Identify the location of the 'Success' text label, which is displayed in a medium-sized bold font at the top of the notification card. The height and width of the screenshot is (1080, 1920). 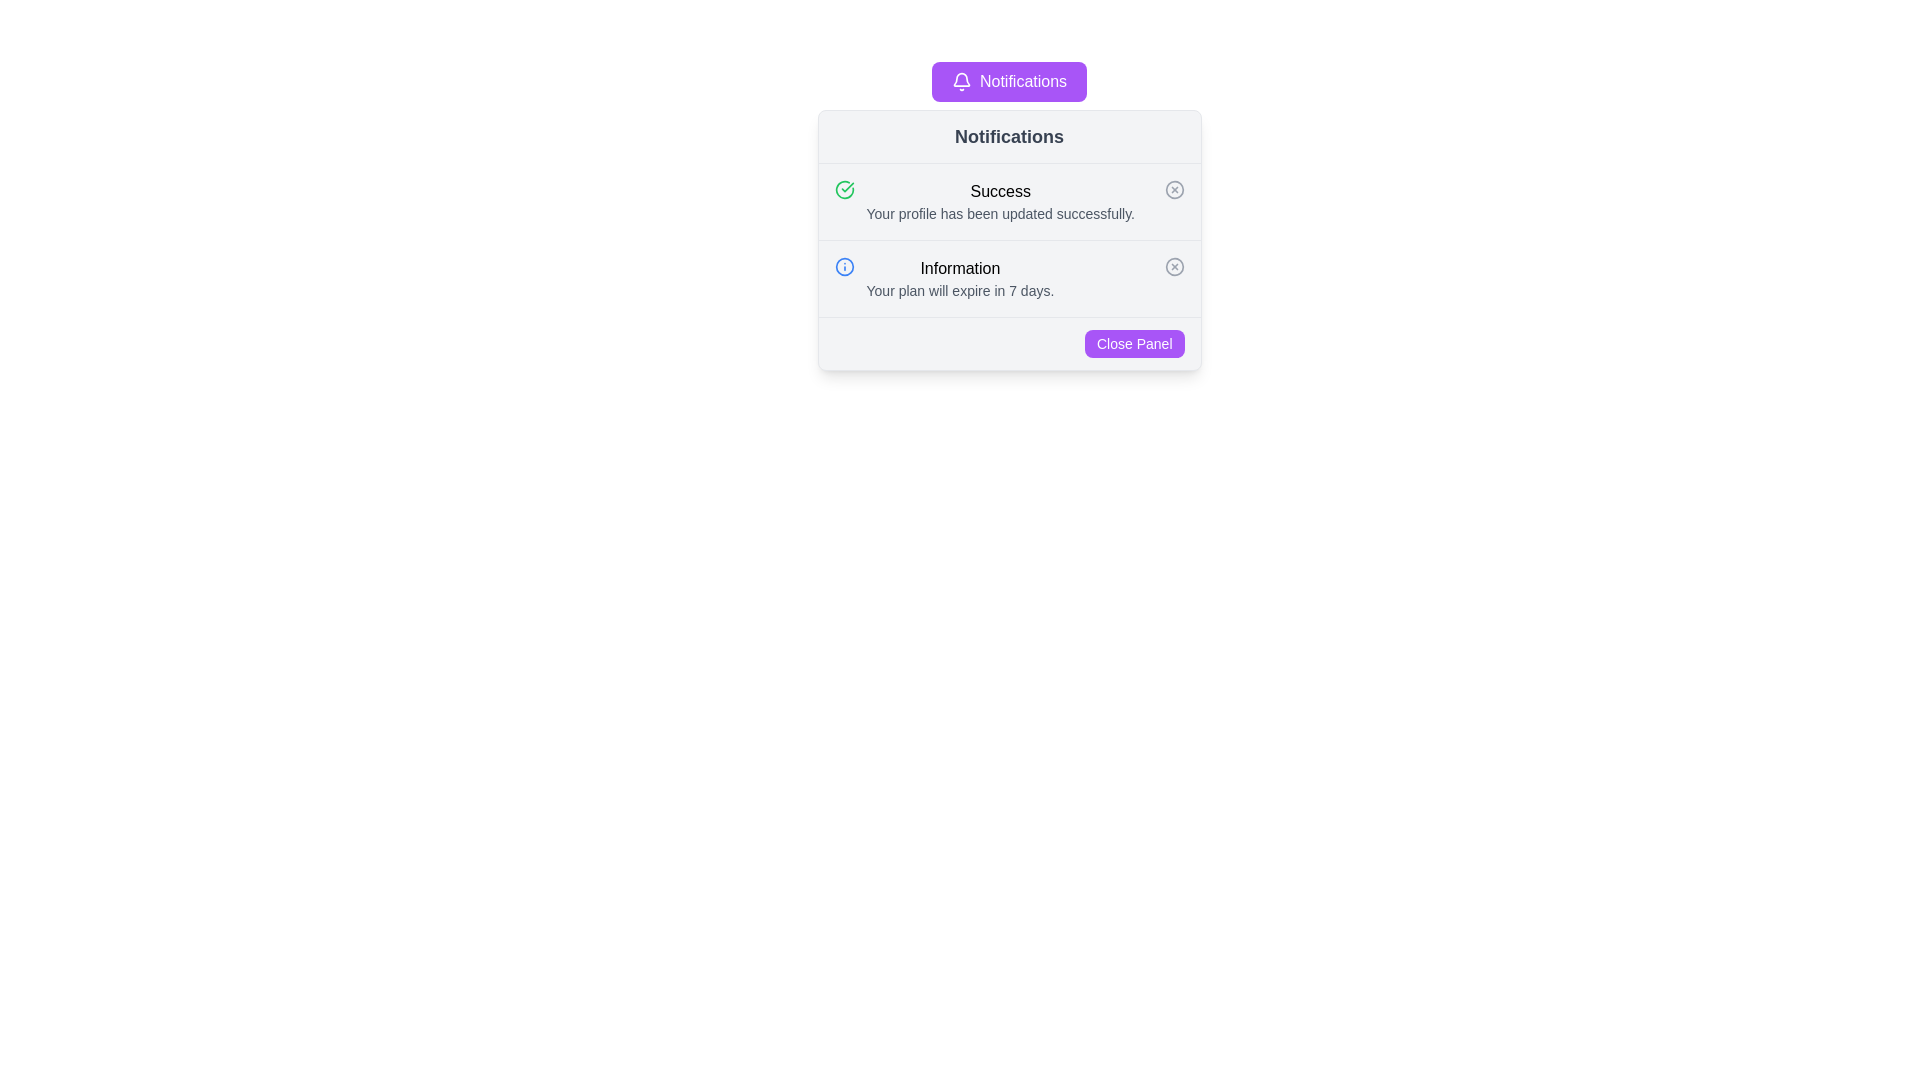
(1000, 192).